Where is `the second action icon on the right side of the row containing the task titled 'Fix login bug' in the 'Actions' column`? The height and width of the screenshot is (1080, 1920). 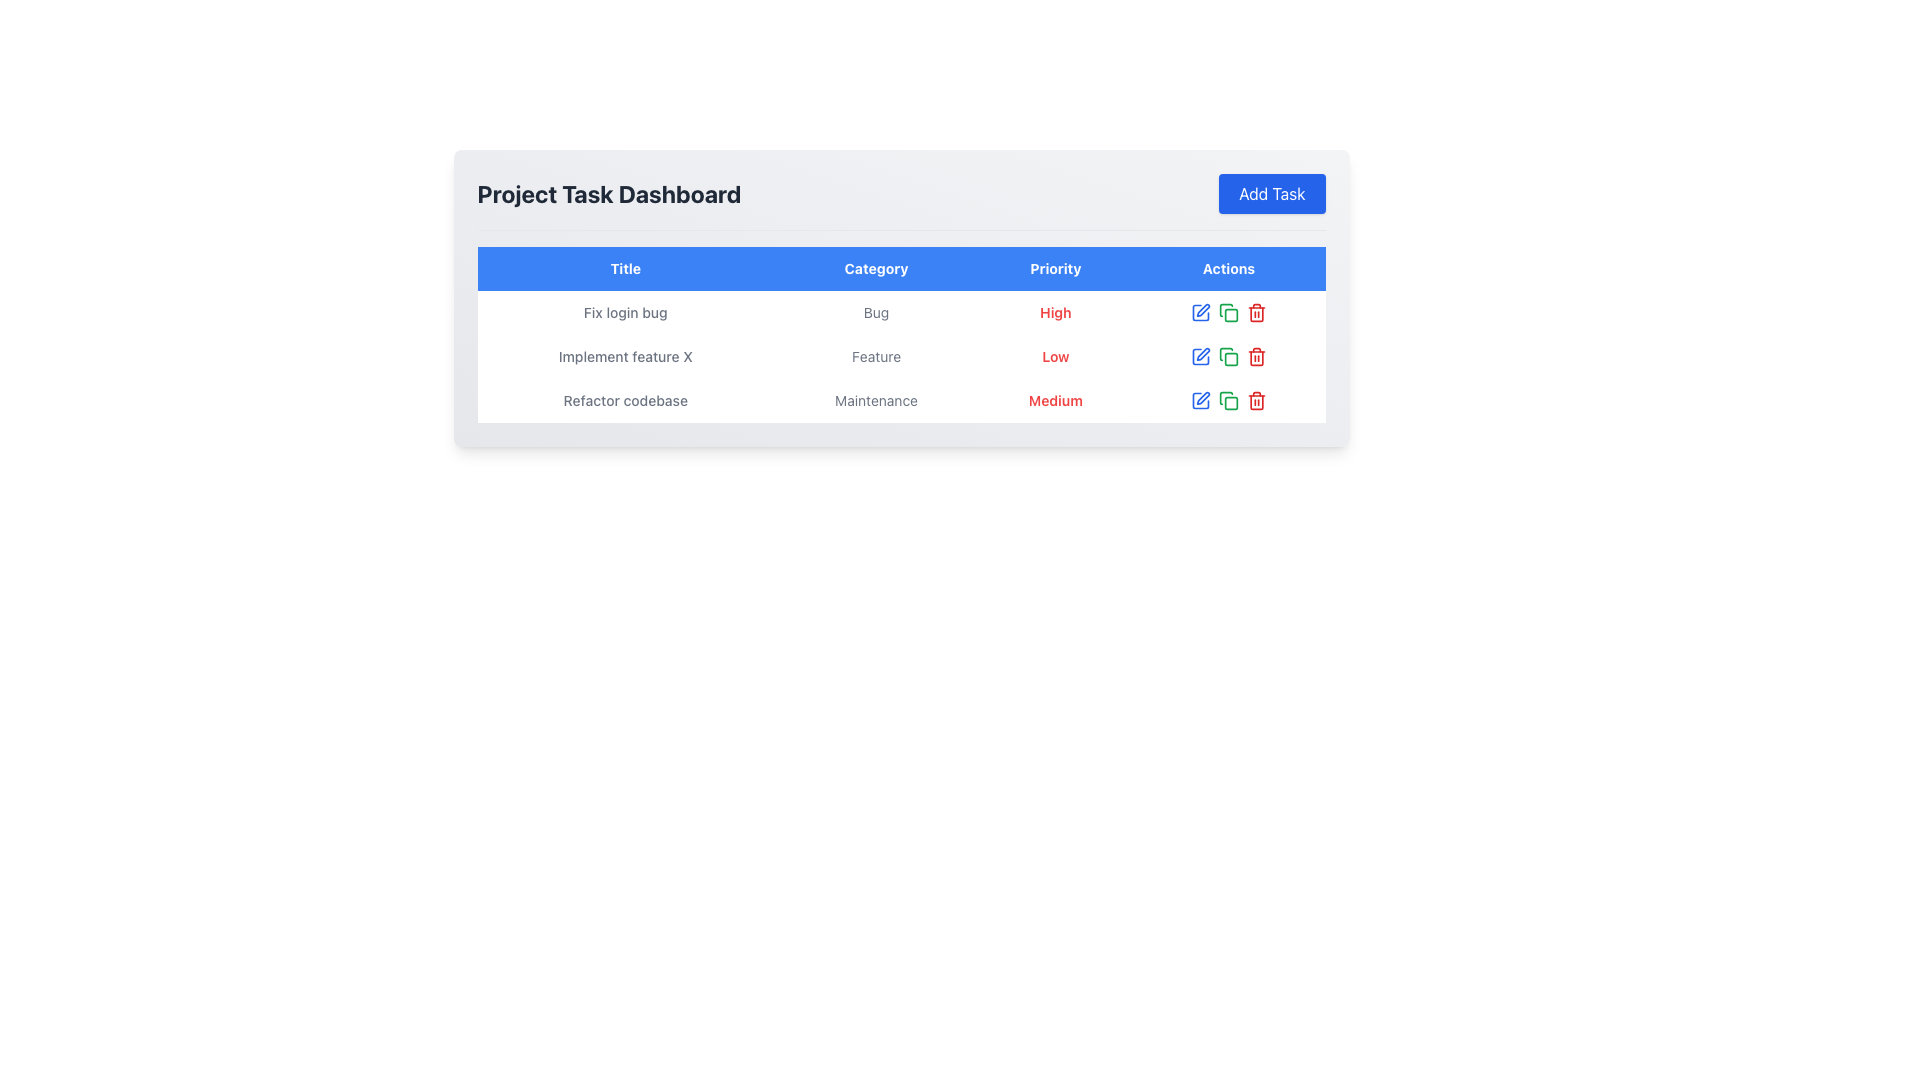
the second action icon on the right side of the row containing the task titled 'Fix login bug' in the 'Actions' column is located at coordinates (1227, 312).